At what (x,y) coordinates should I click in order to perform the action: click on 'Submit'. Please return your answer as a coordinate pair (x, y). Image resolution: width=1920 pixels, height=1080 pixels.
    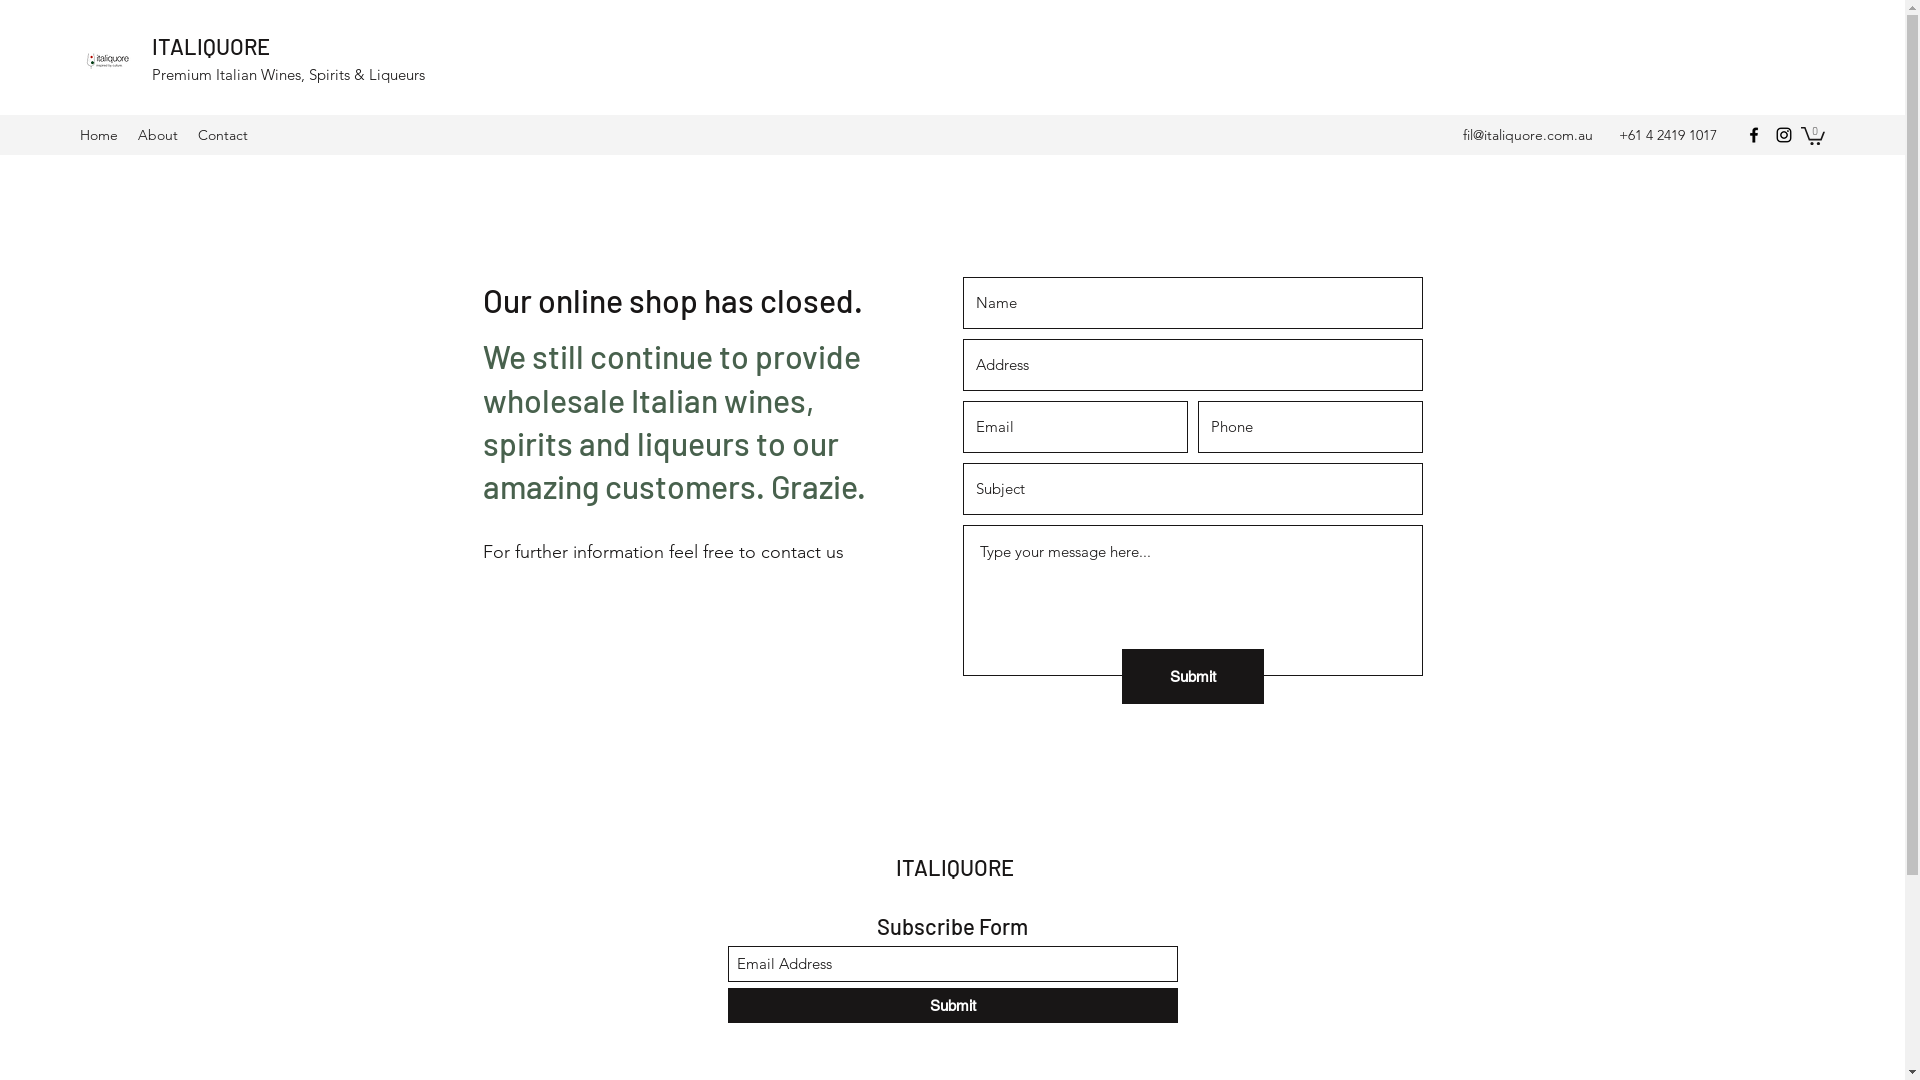
    Looking at the image, I should click on (1193, 675).